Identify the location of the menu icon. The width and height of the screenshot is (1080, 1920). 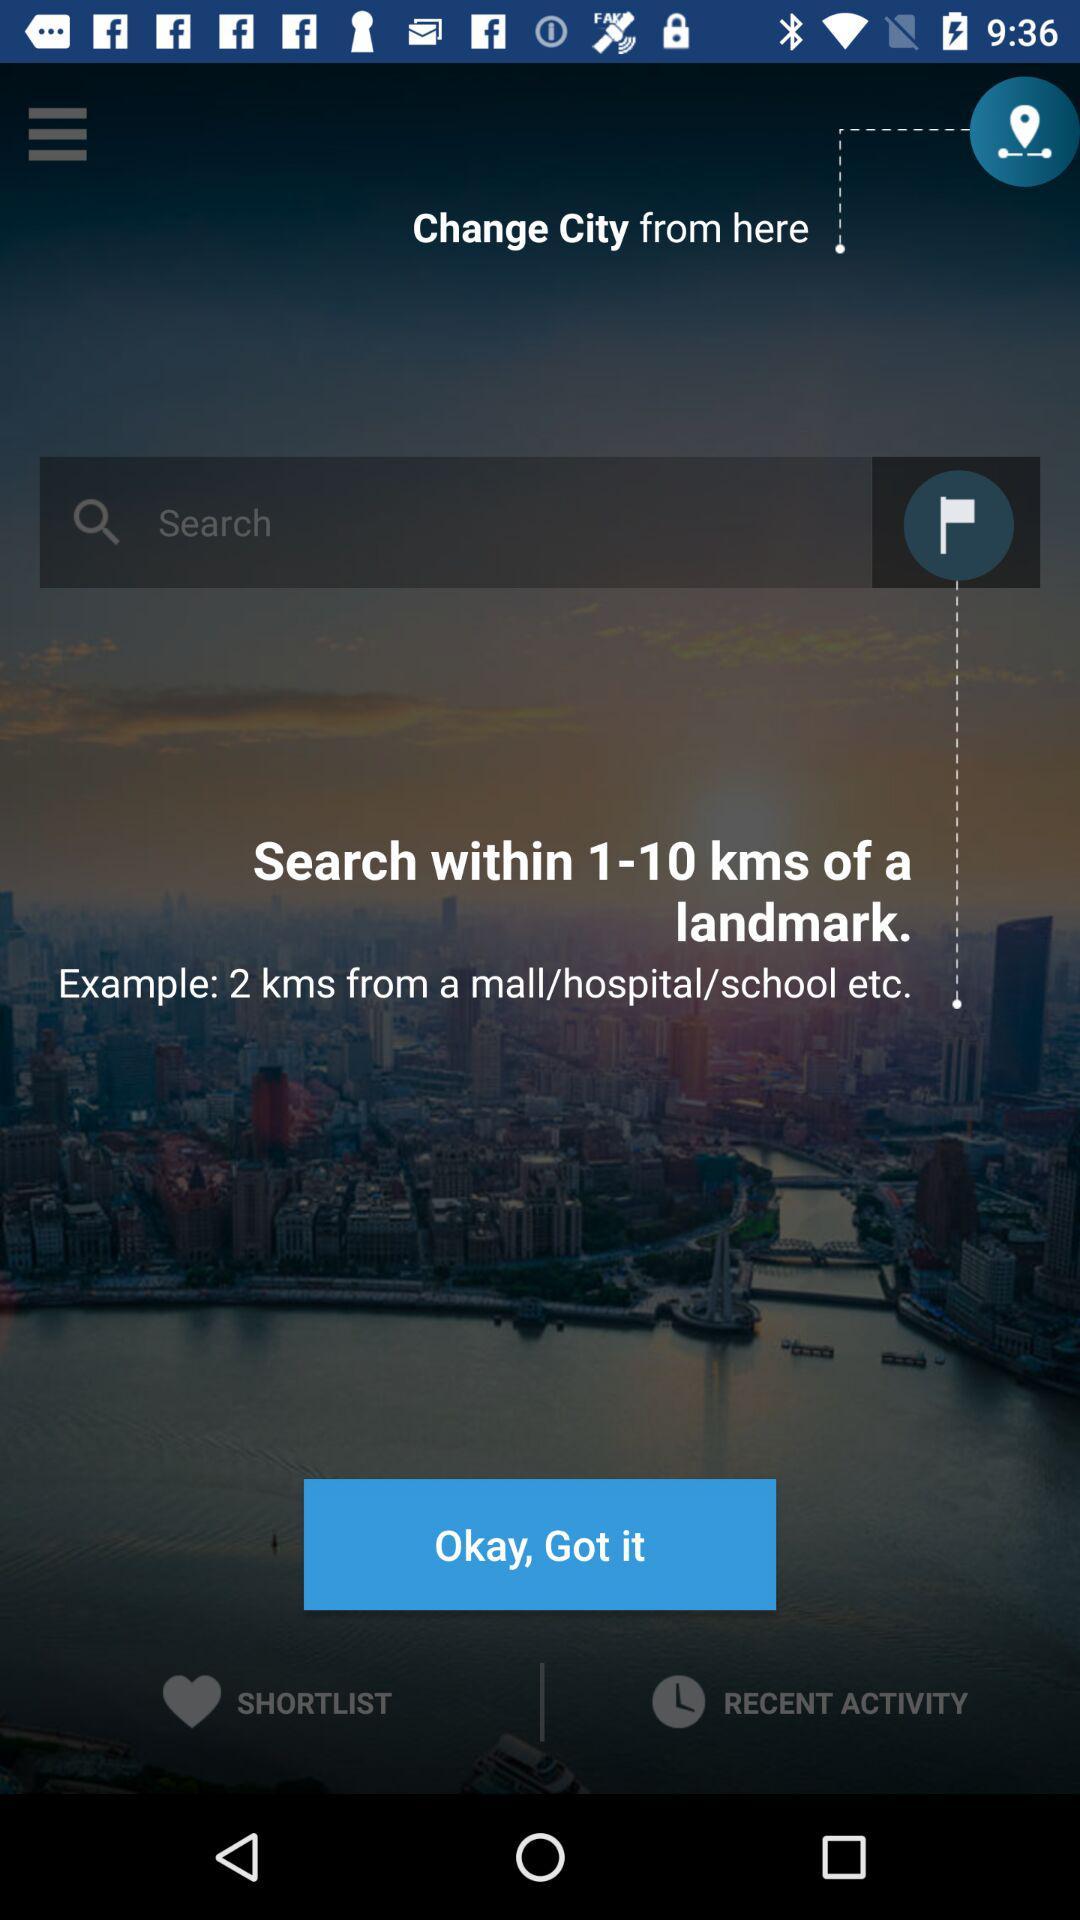
(56, 133).